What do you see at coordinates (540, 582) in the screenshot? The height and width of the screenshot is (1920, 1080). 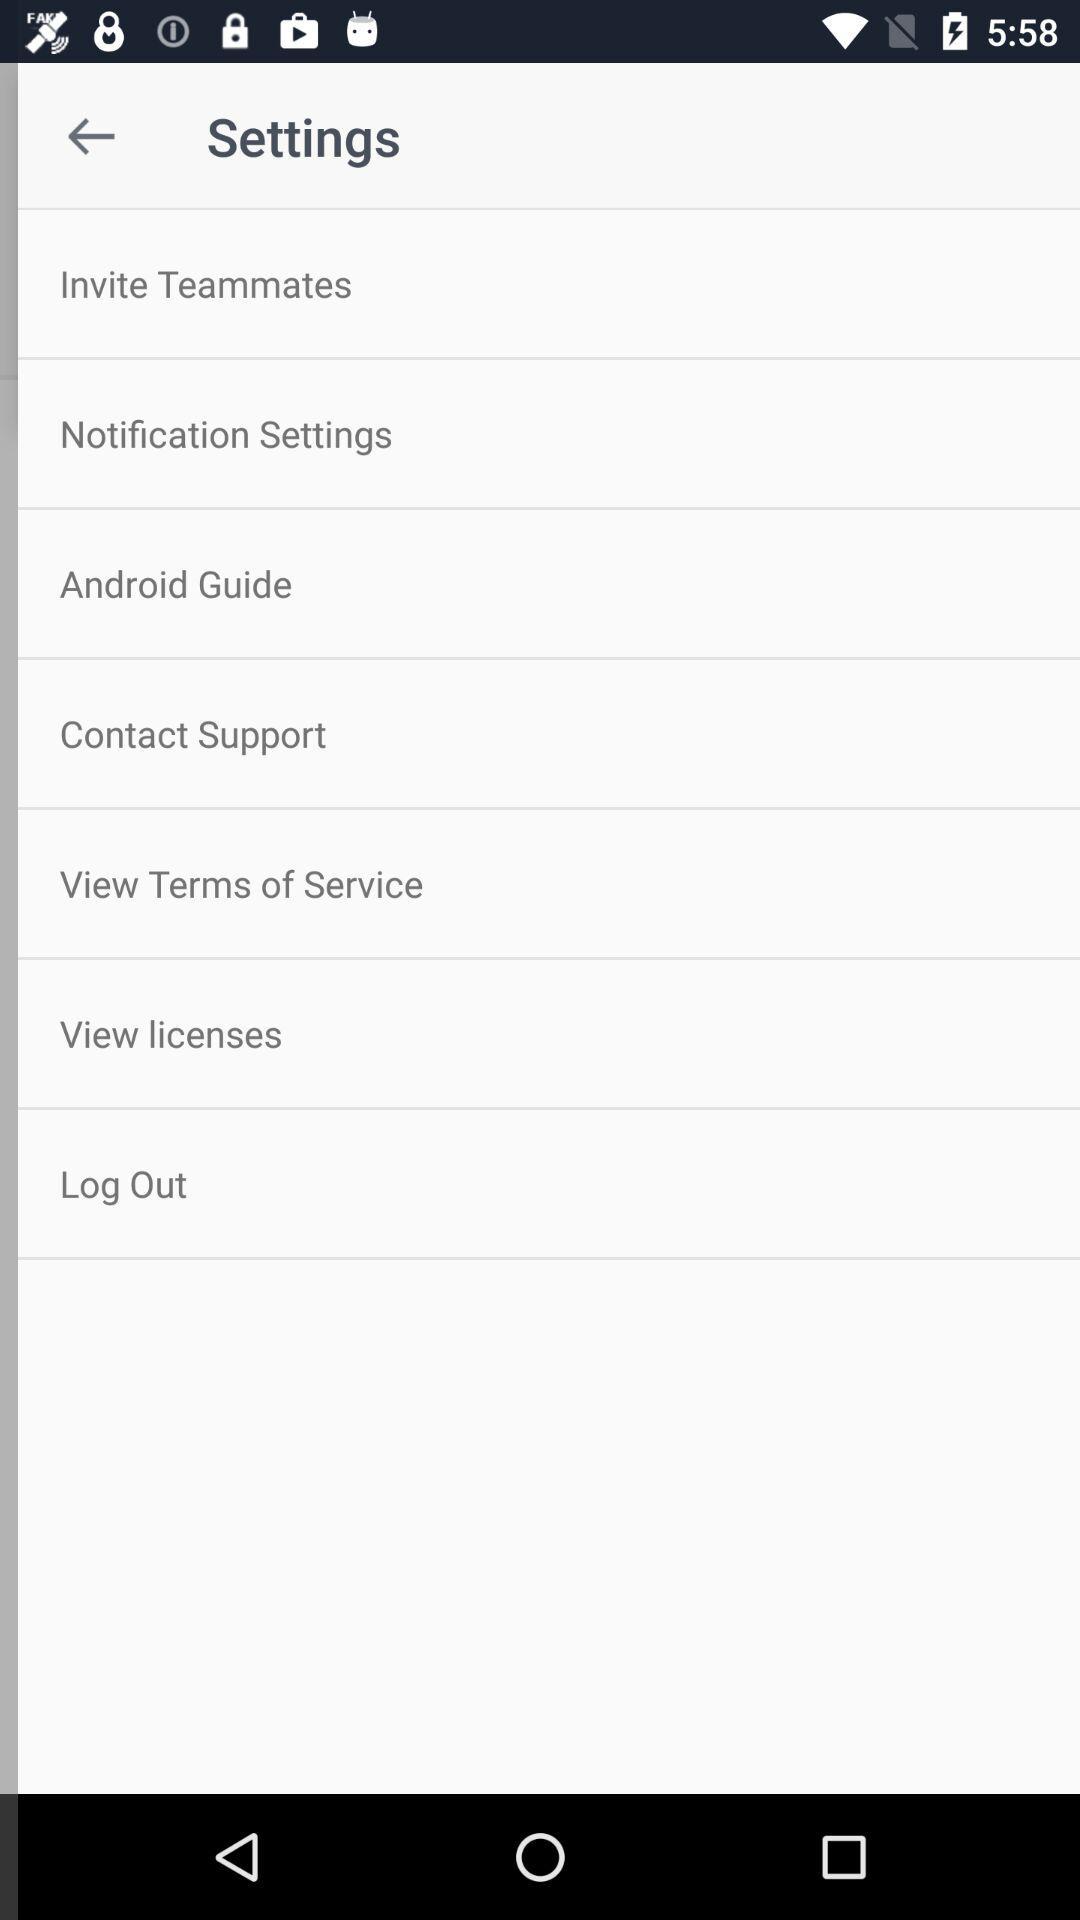 I see `the icon above contact support icon` at bounding box center [540, 582].